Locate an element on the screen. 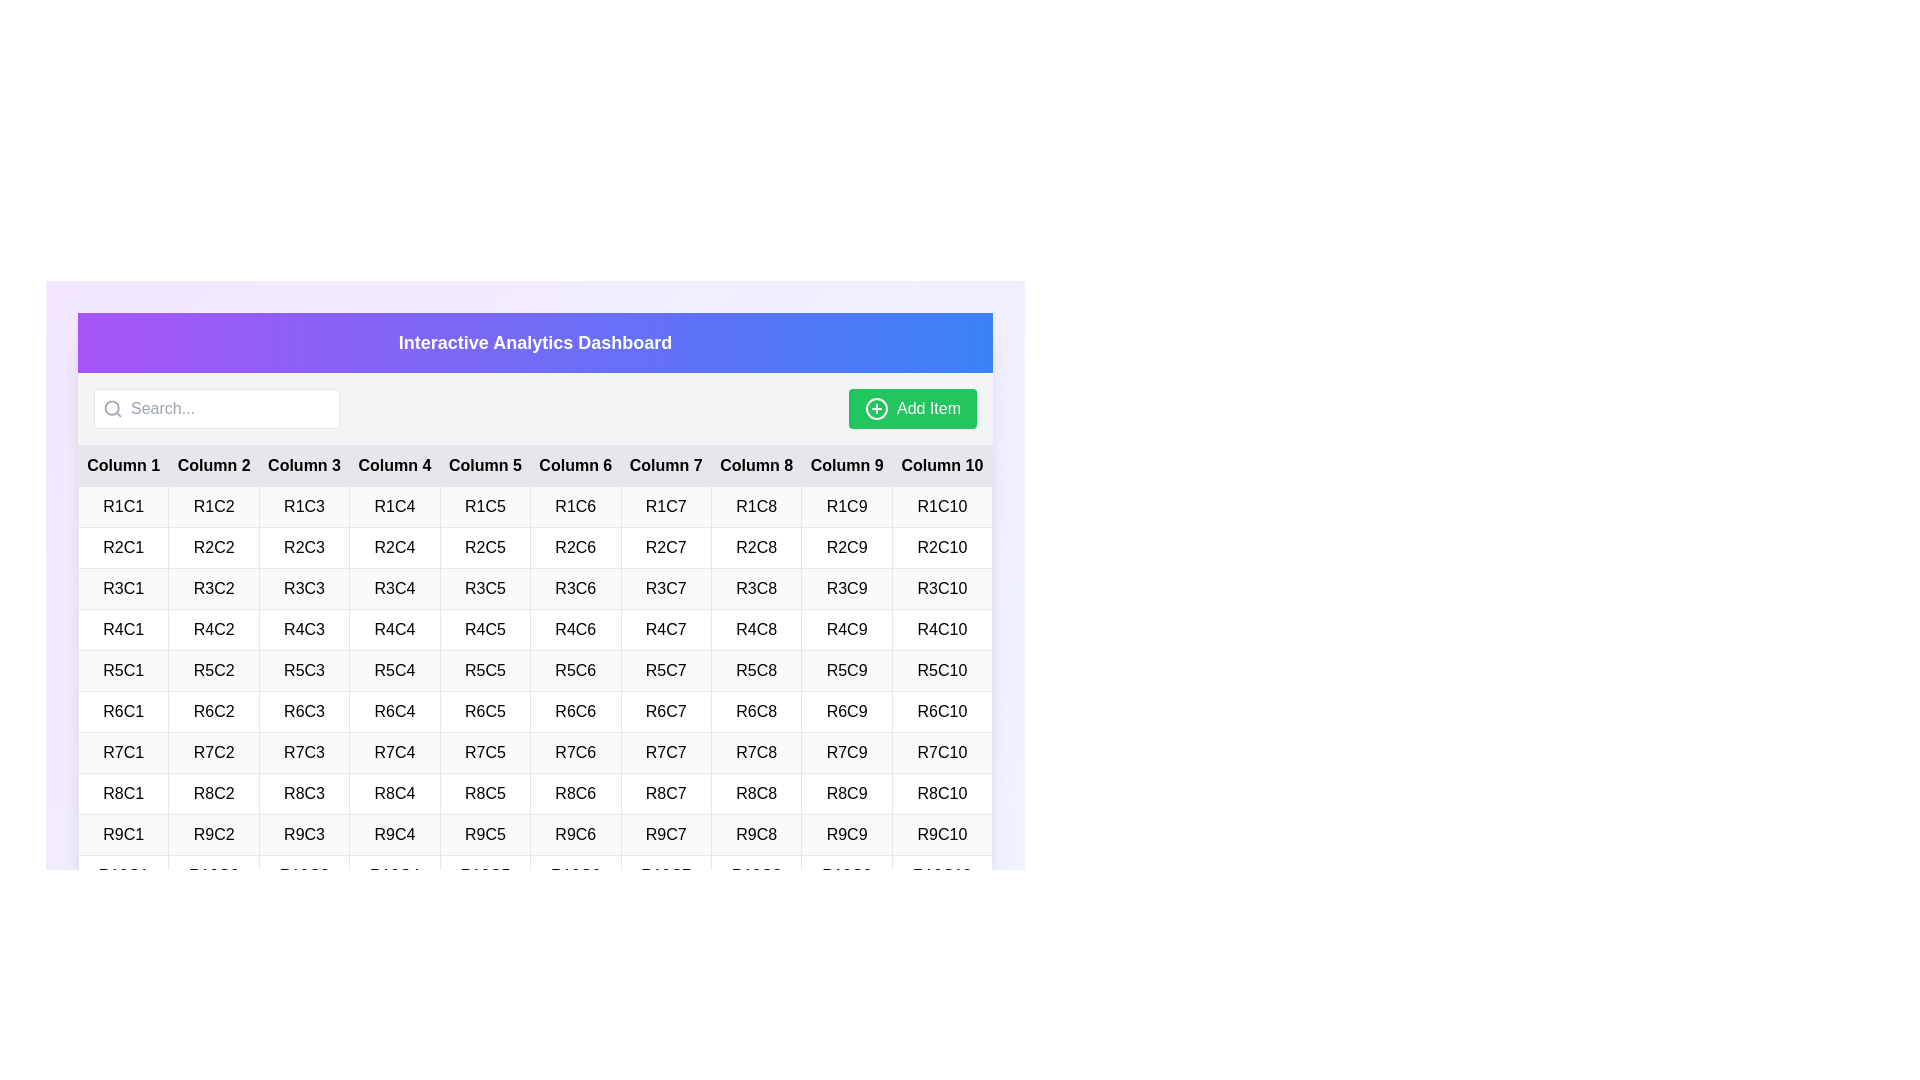 The width and height of the screenshot is (1920, 1080). the 'Add Item' button to add a new entry is located at coordinates (911, 407).